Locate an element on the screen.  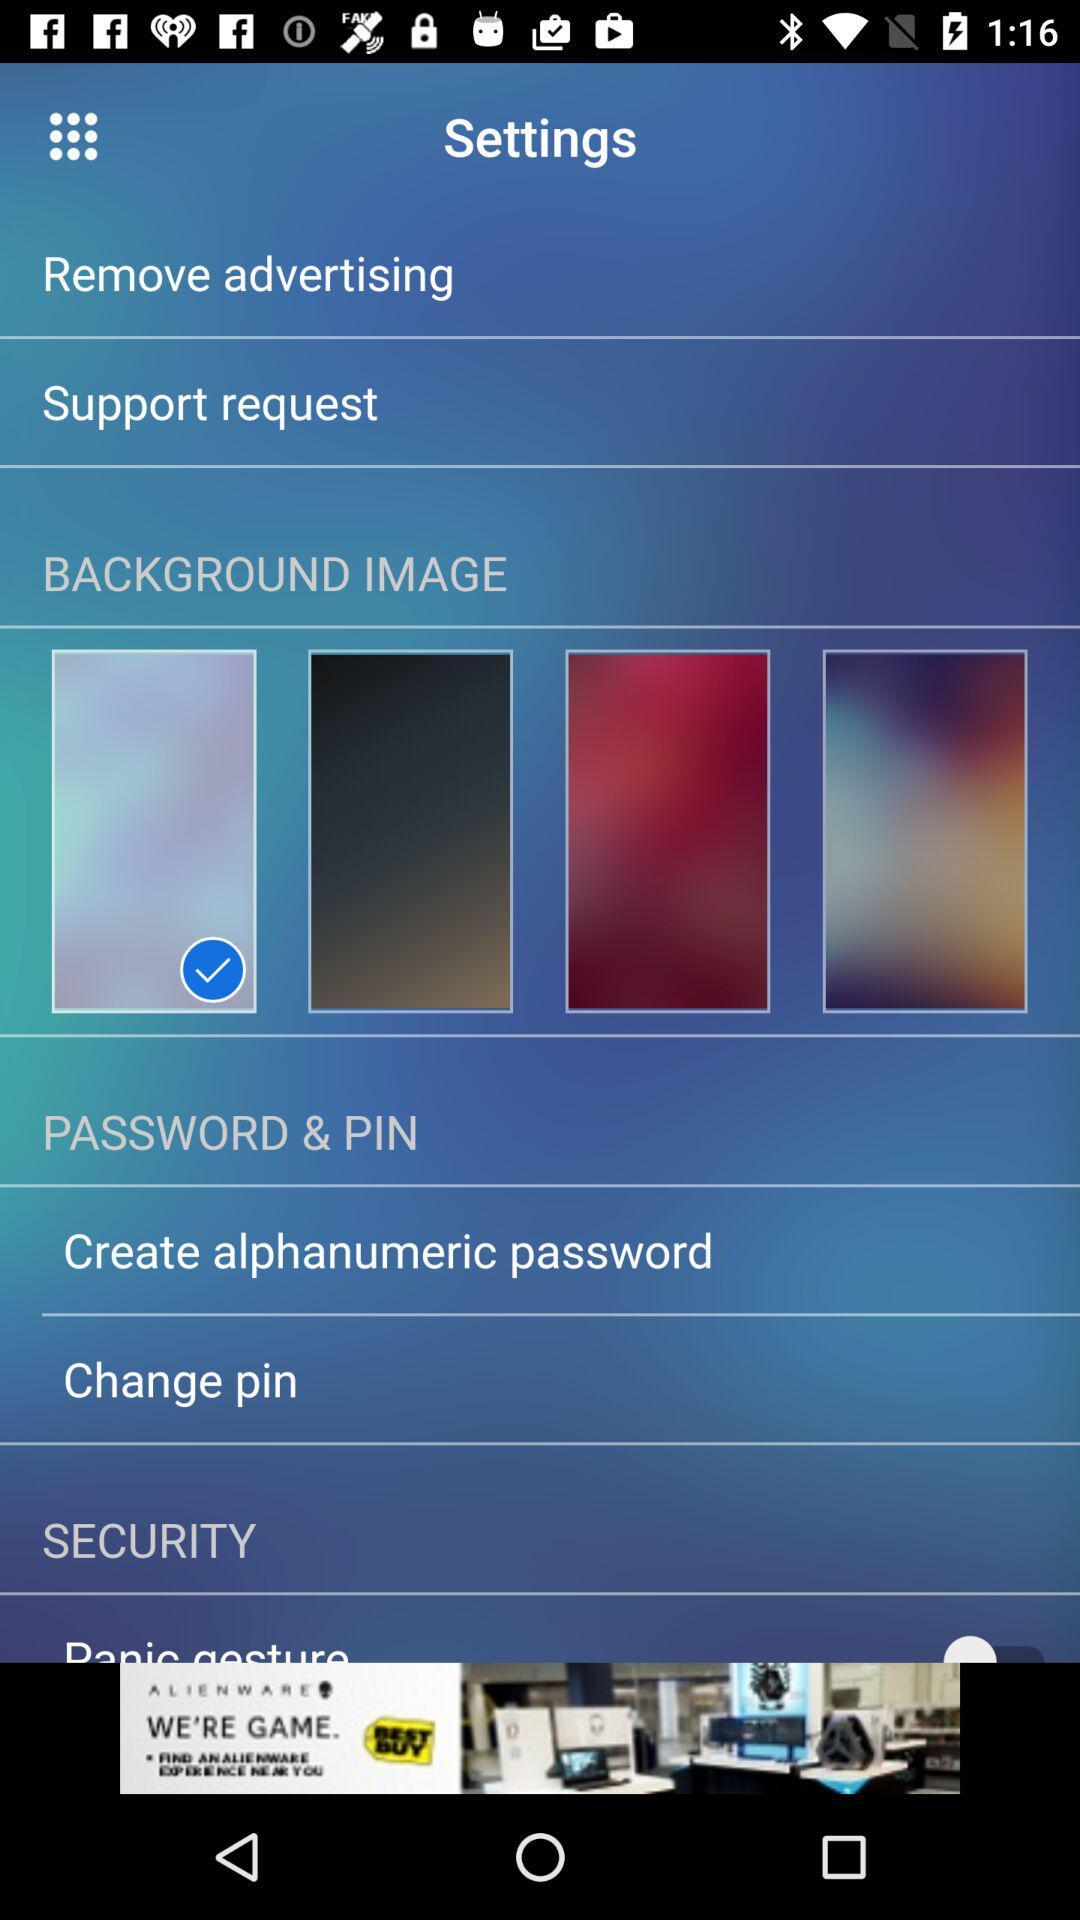
video gallery is located at coordinates (72, 135).